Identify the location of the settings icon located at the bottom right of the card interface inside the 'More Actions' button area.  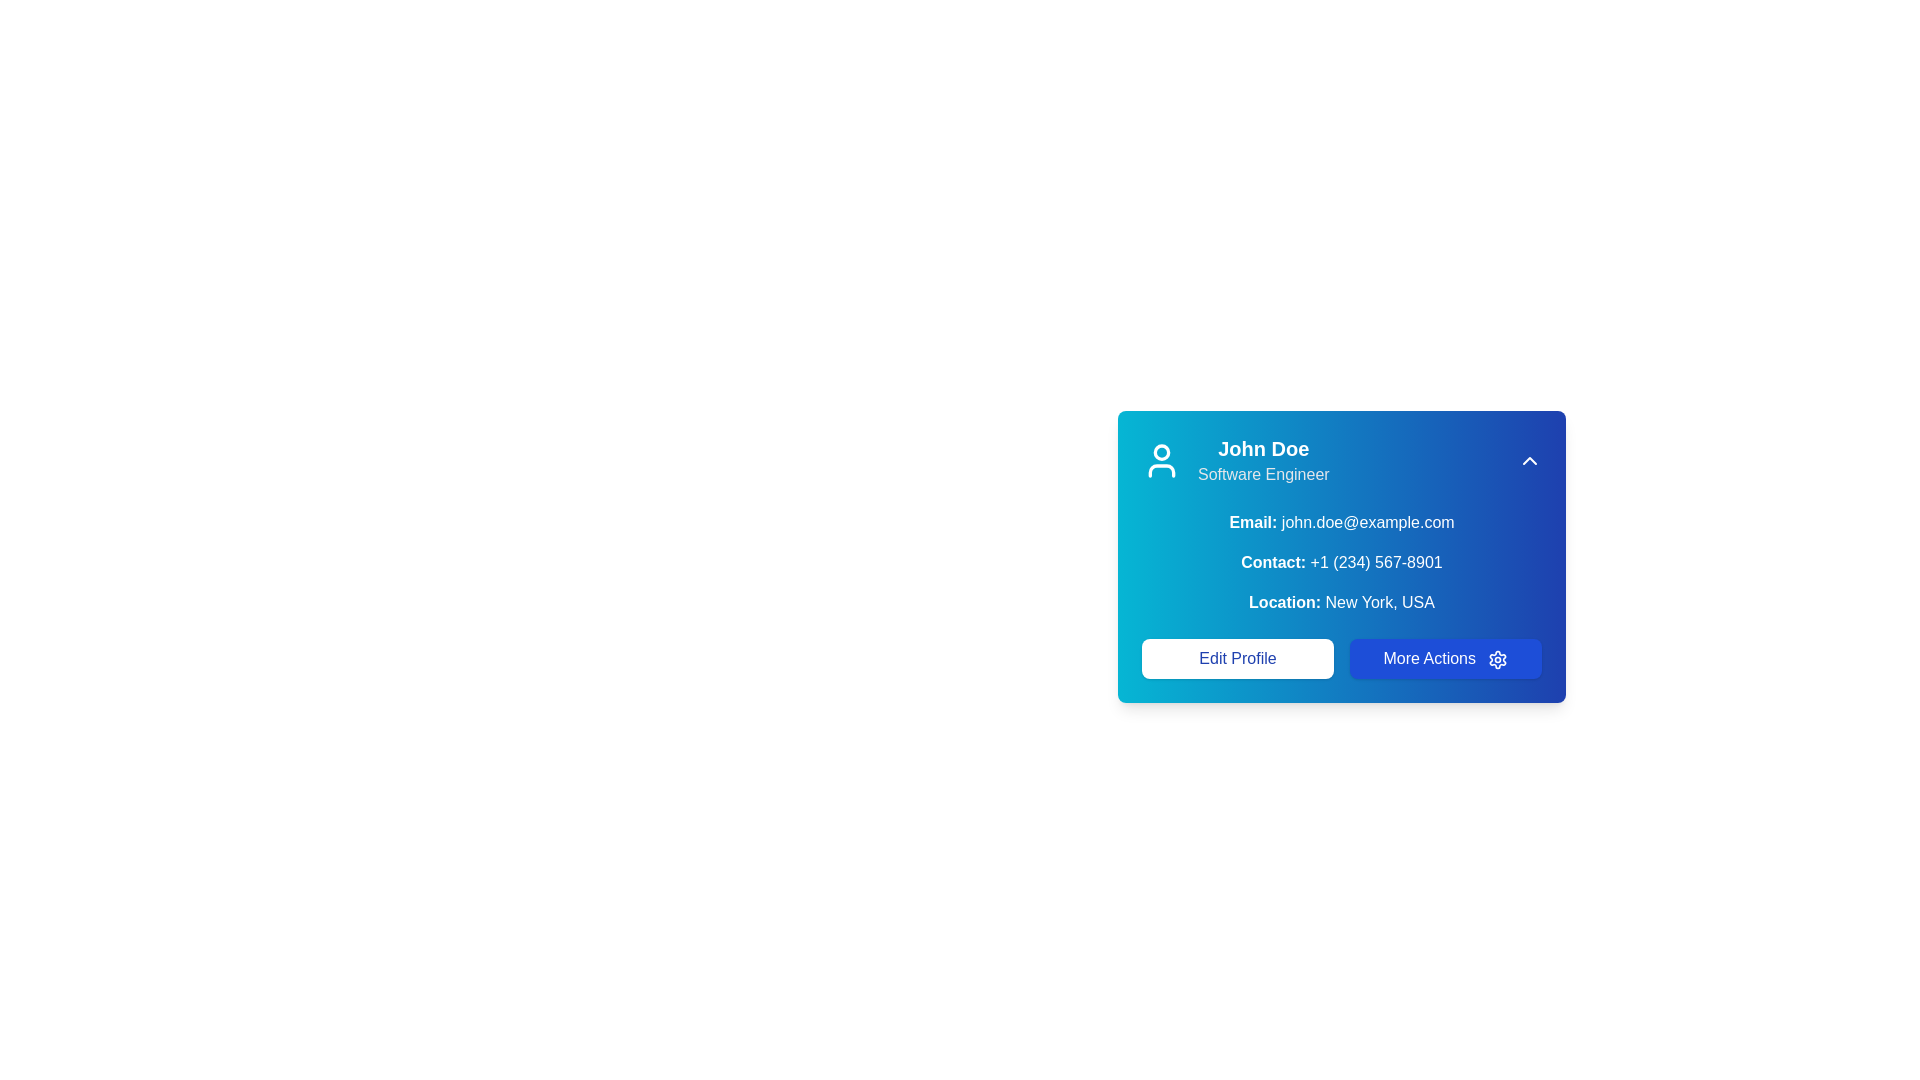
(1498, 659).